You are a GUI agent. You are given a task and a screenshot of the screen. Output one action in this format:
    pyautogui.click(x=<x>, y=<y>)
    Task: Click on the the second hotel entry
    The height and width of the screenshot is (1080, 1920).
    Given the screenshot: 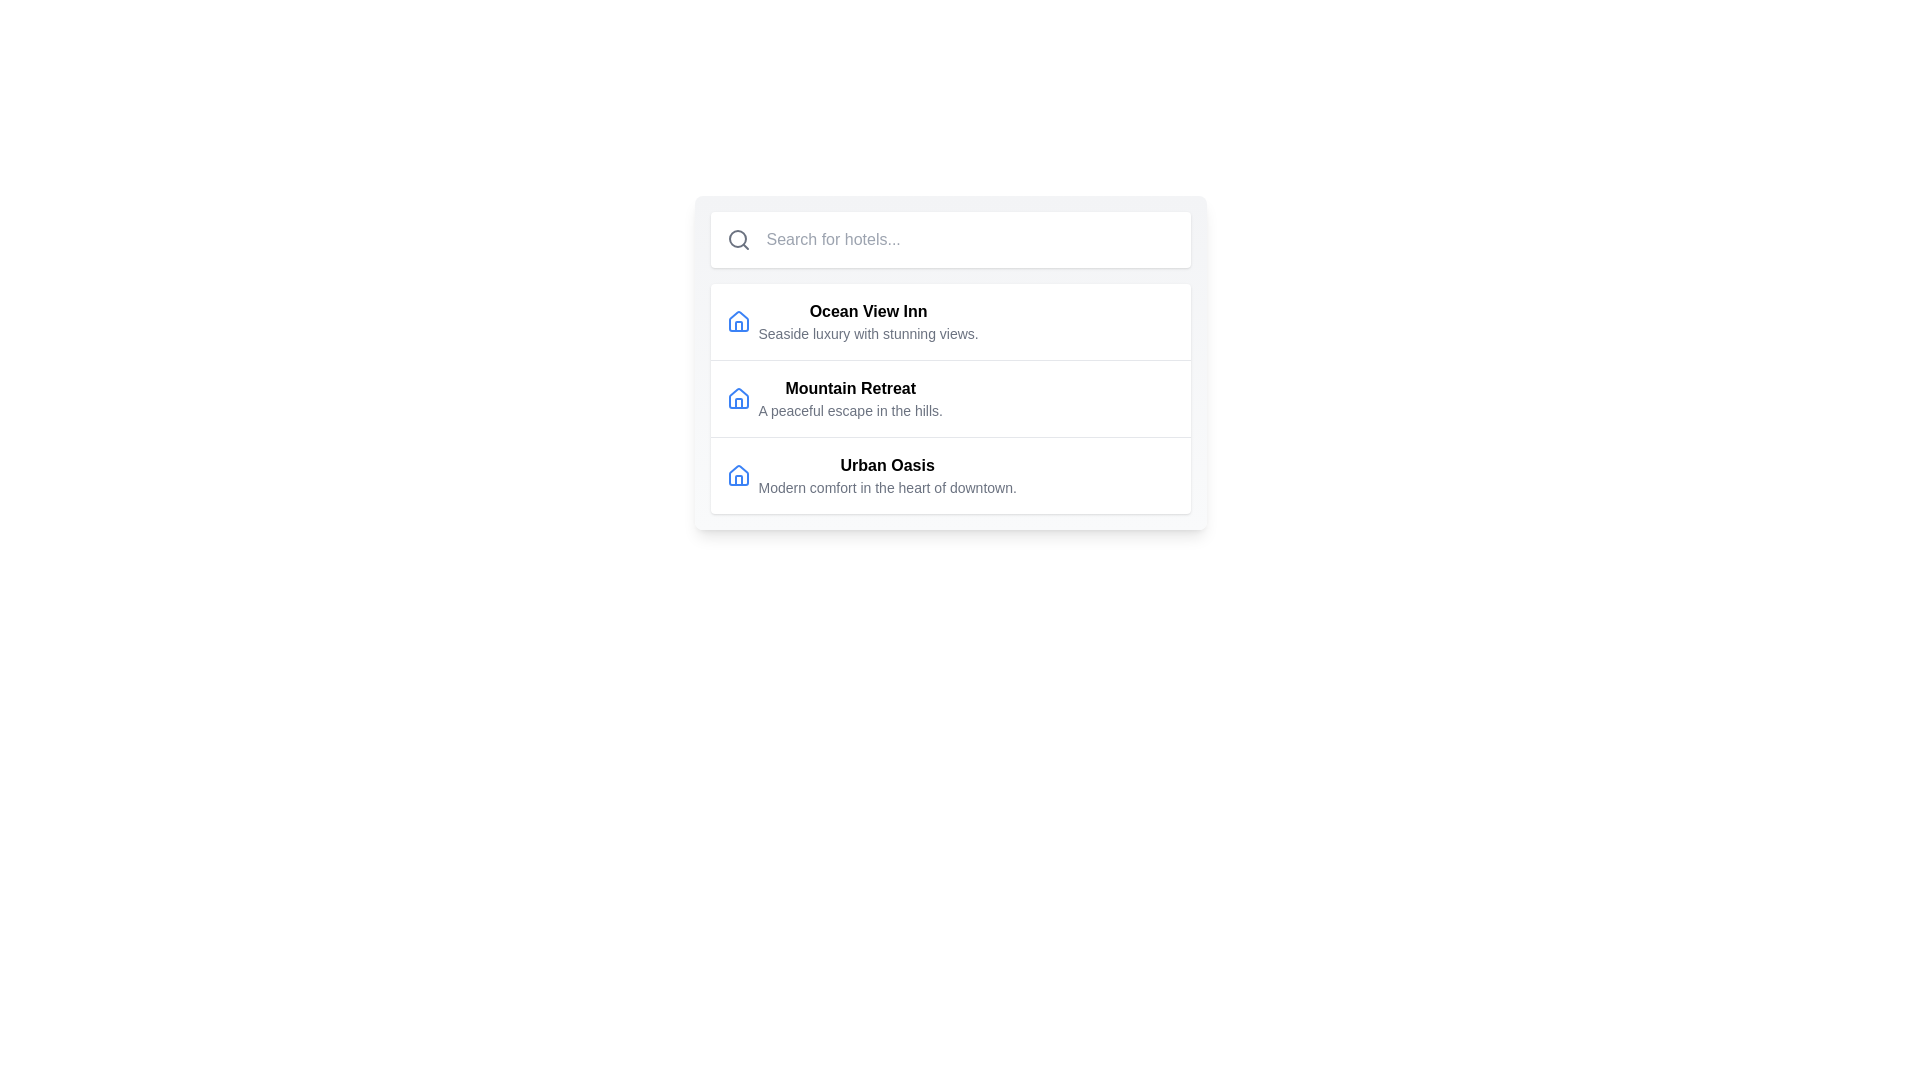 What is the action you would take?
    pyautogui.click(x=949, y=398)
    